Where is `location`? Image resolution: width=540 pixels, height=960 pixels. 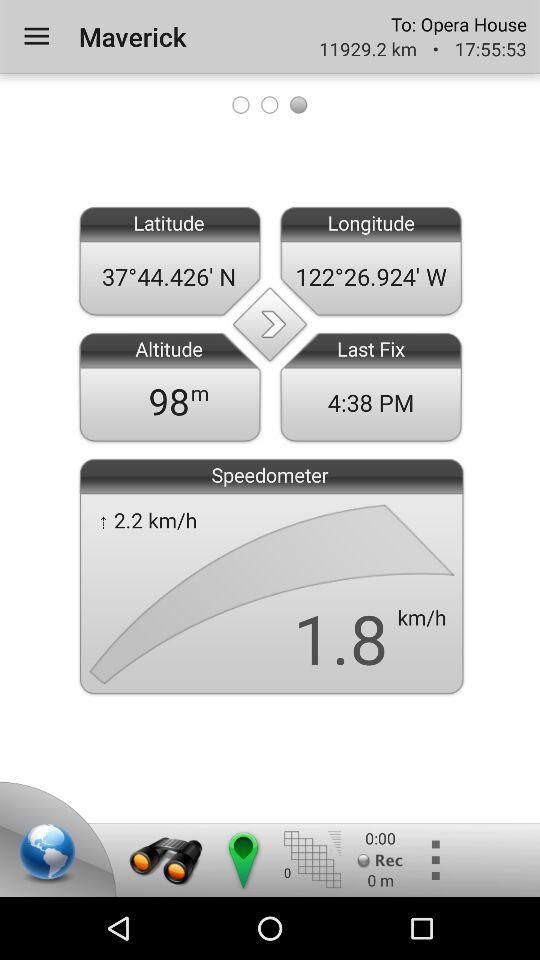 location is located at coordinates (51, 853).